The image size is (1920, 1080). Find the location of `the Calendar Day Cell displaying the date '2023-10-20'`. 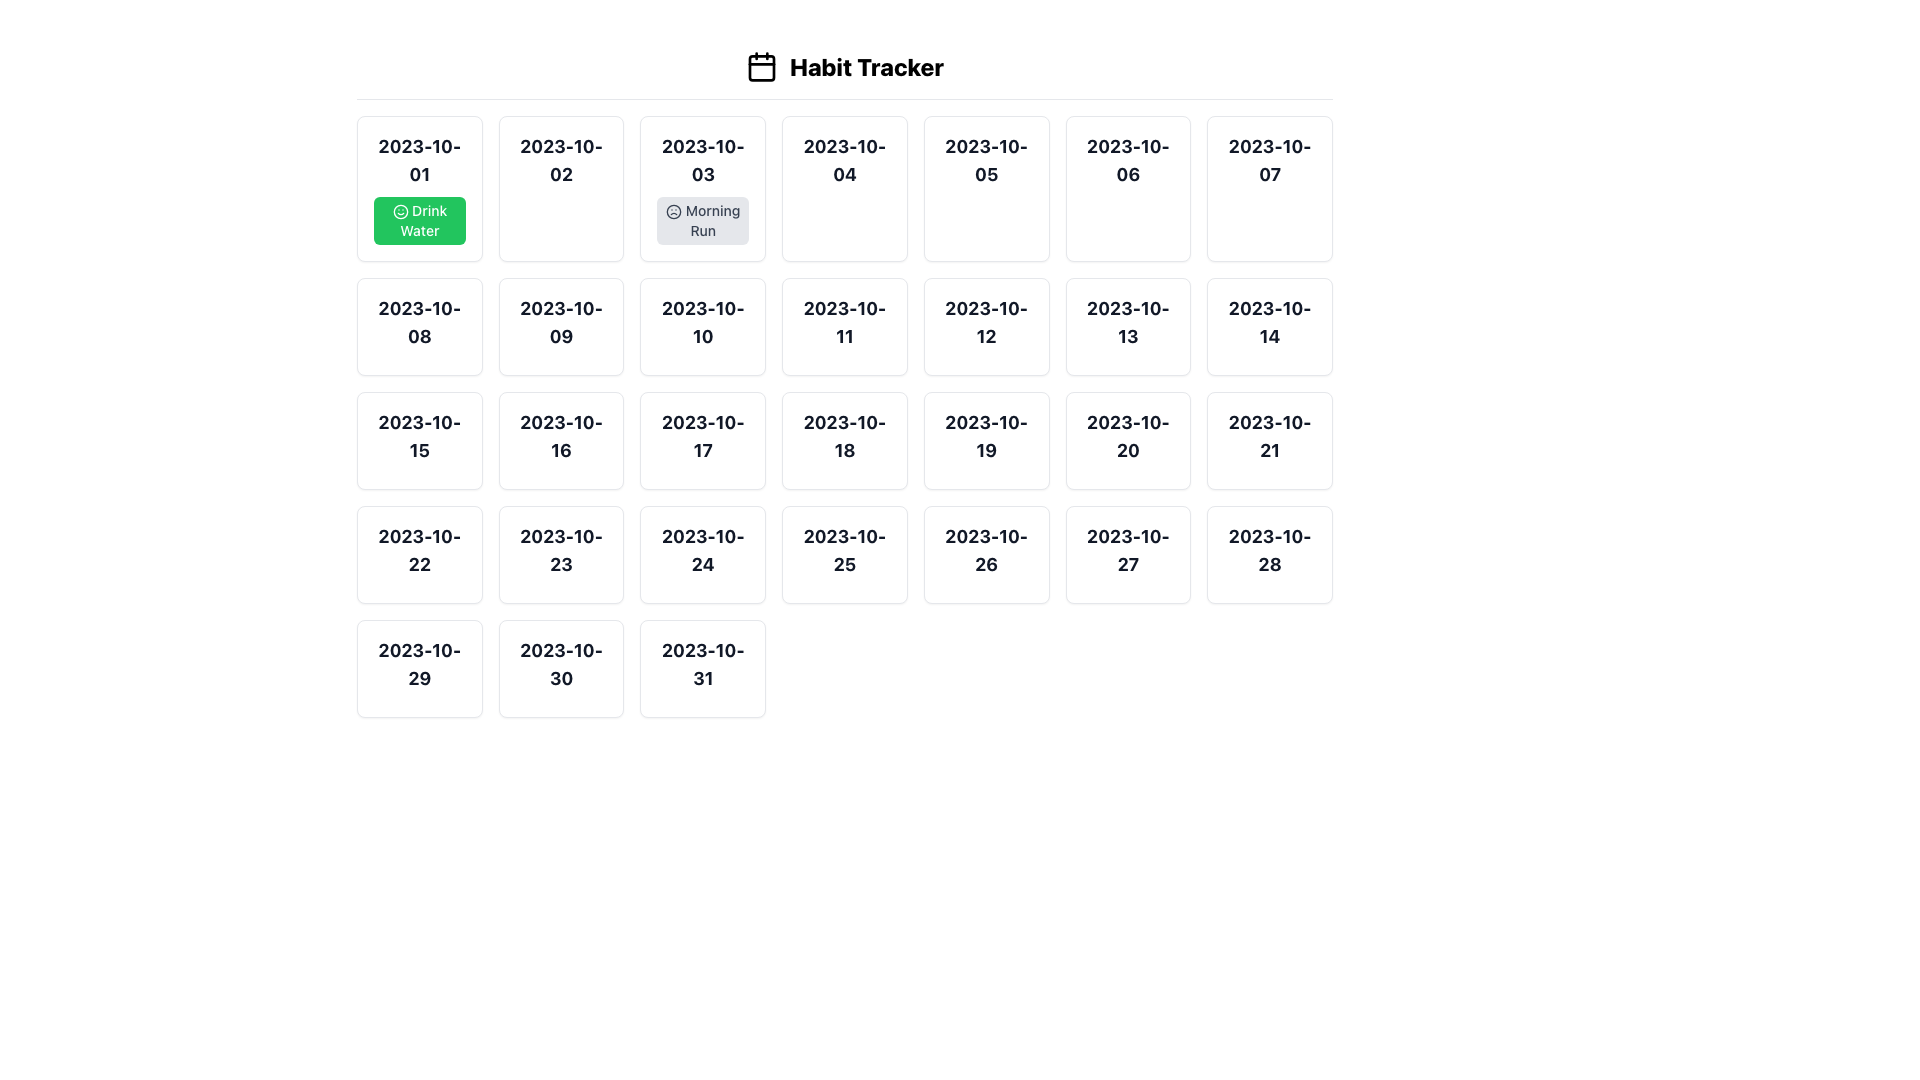

the Calendar Day Cell displaying the date '2023-10-20' is located at coordinates (1128, 439).